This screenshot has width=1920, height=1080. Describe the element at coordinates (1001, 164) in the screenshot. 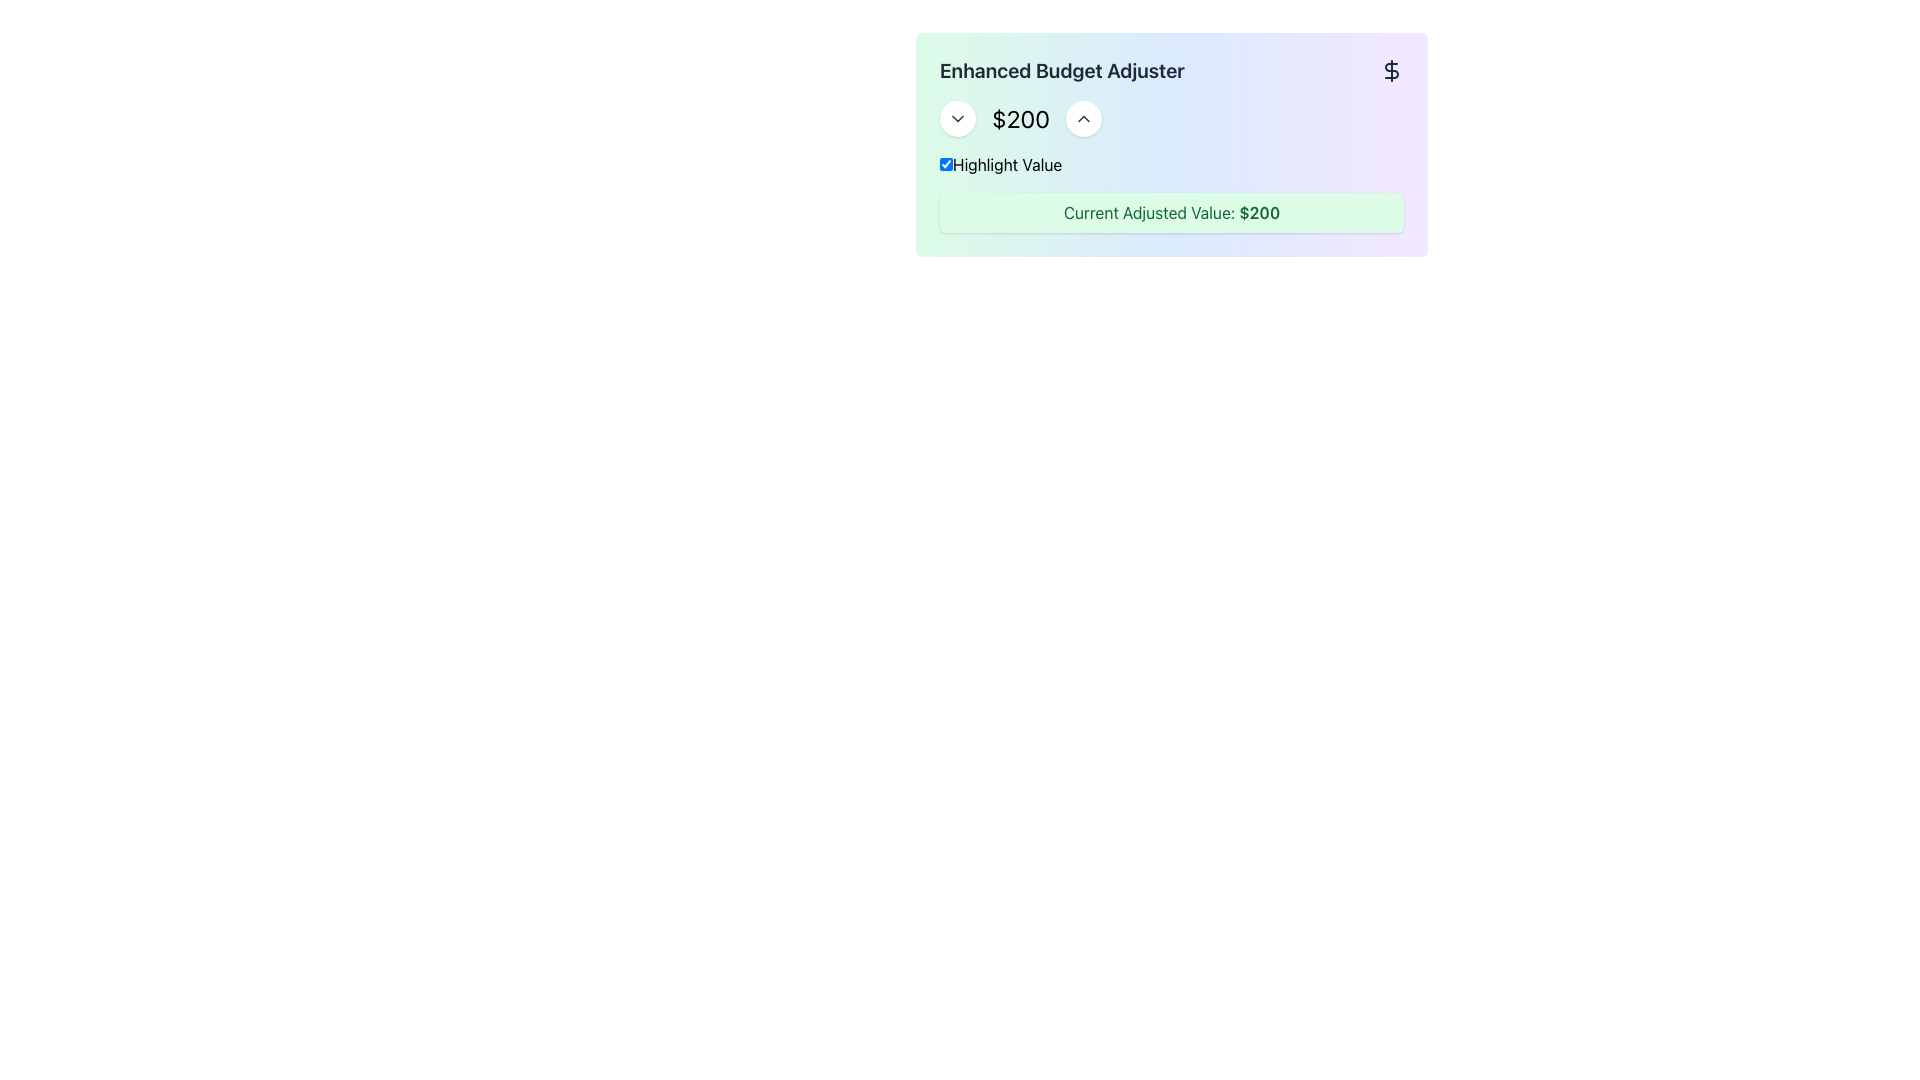

I see `the descriptive Text label for the checkbox located to the right of its sibling checkbox component` at that location.